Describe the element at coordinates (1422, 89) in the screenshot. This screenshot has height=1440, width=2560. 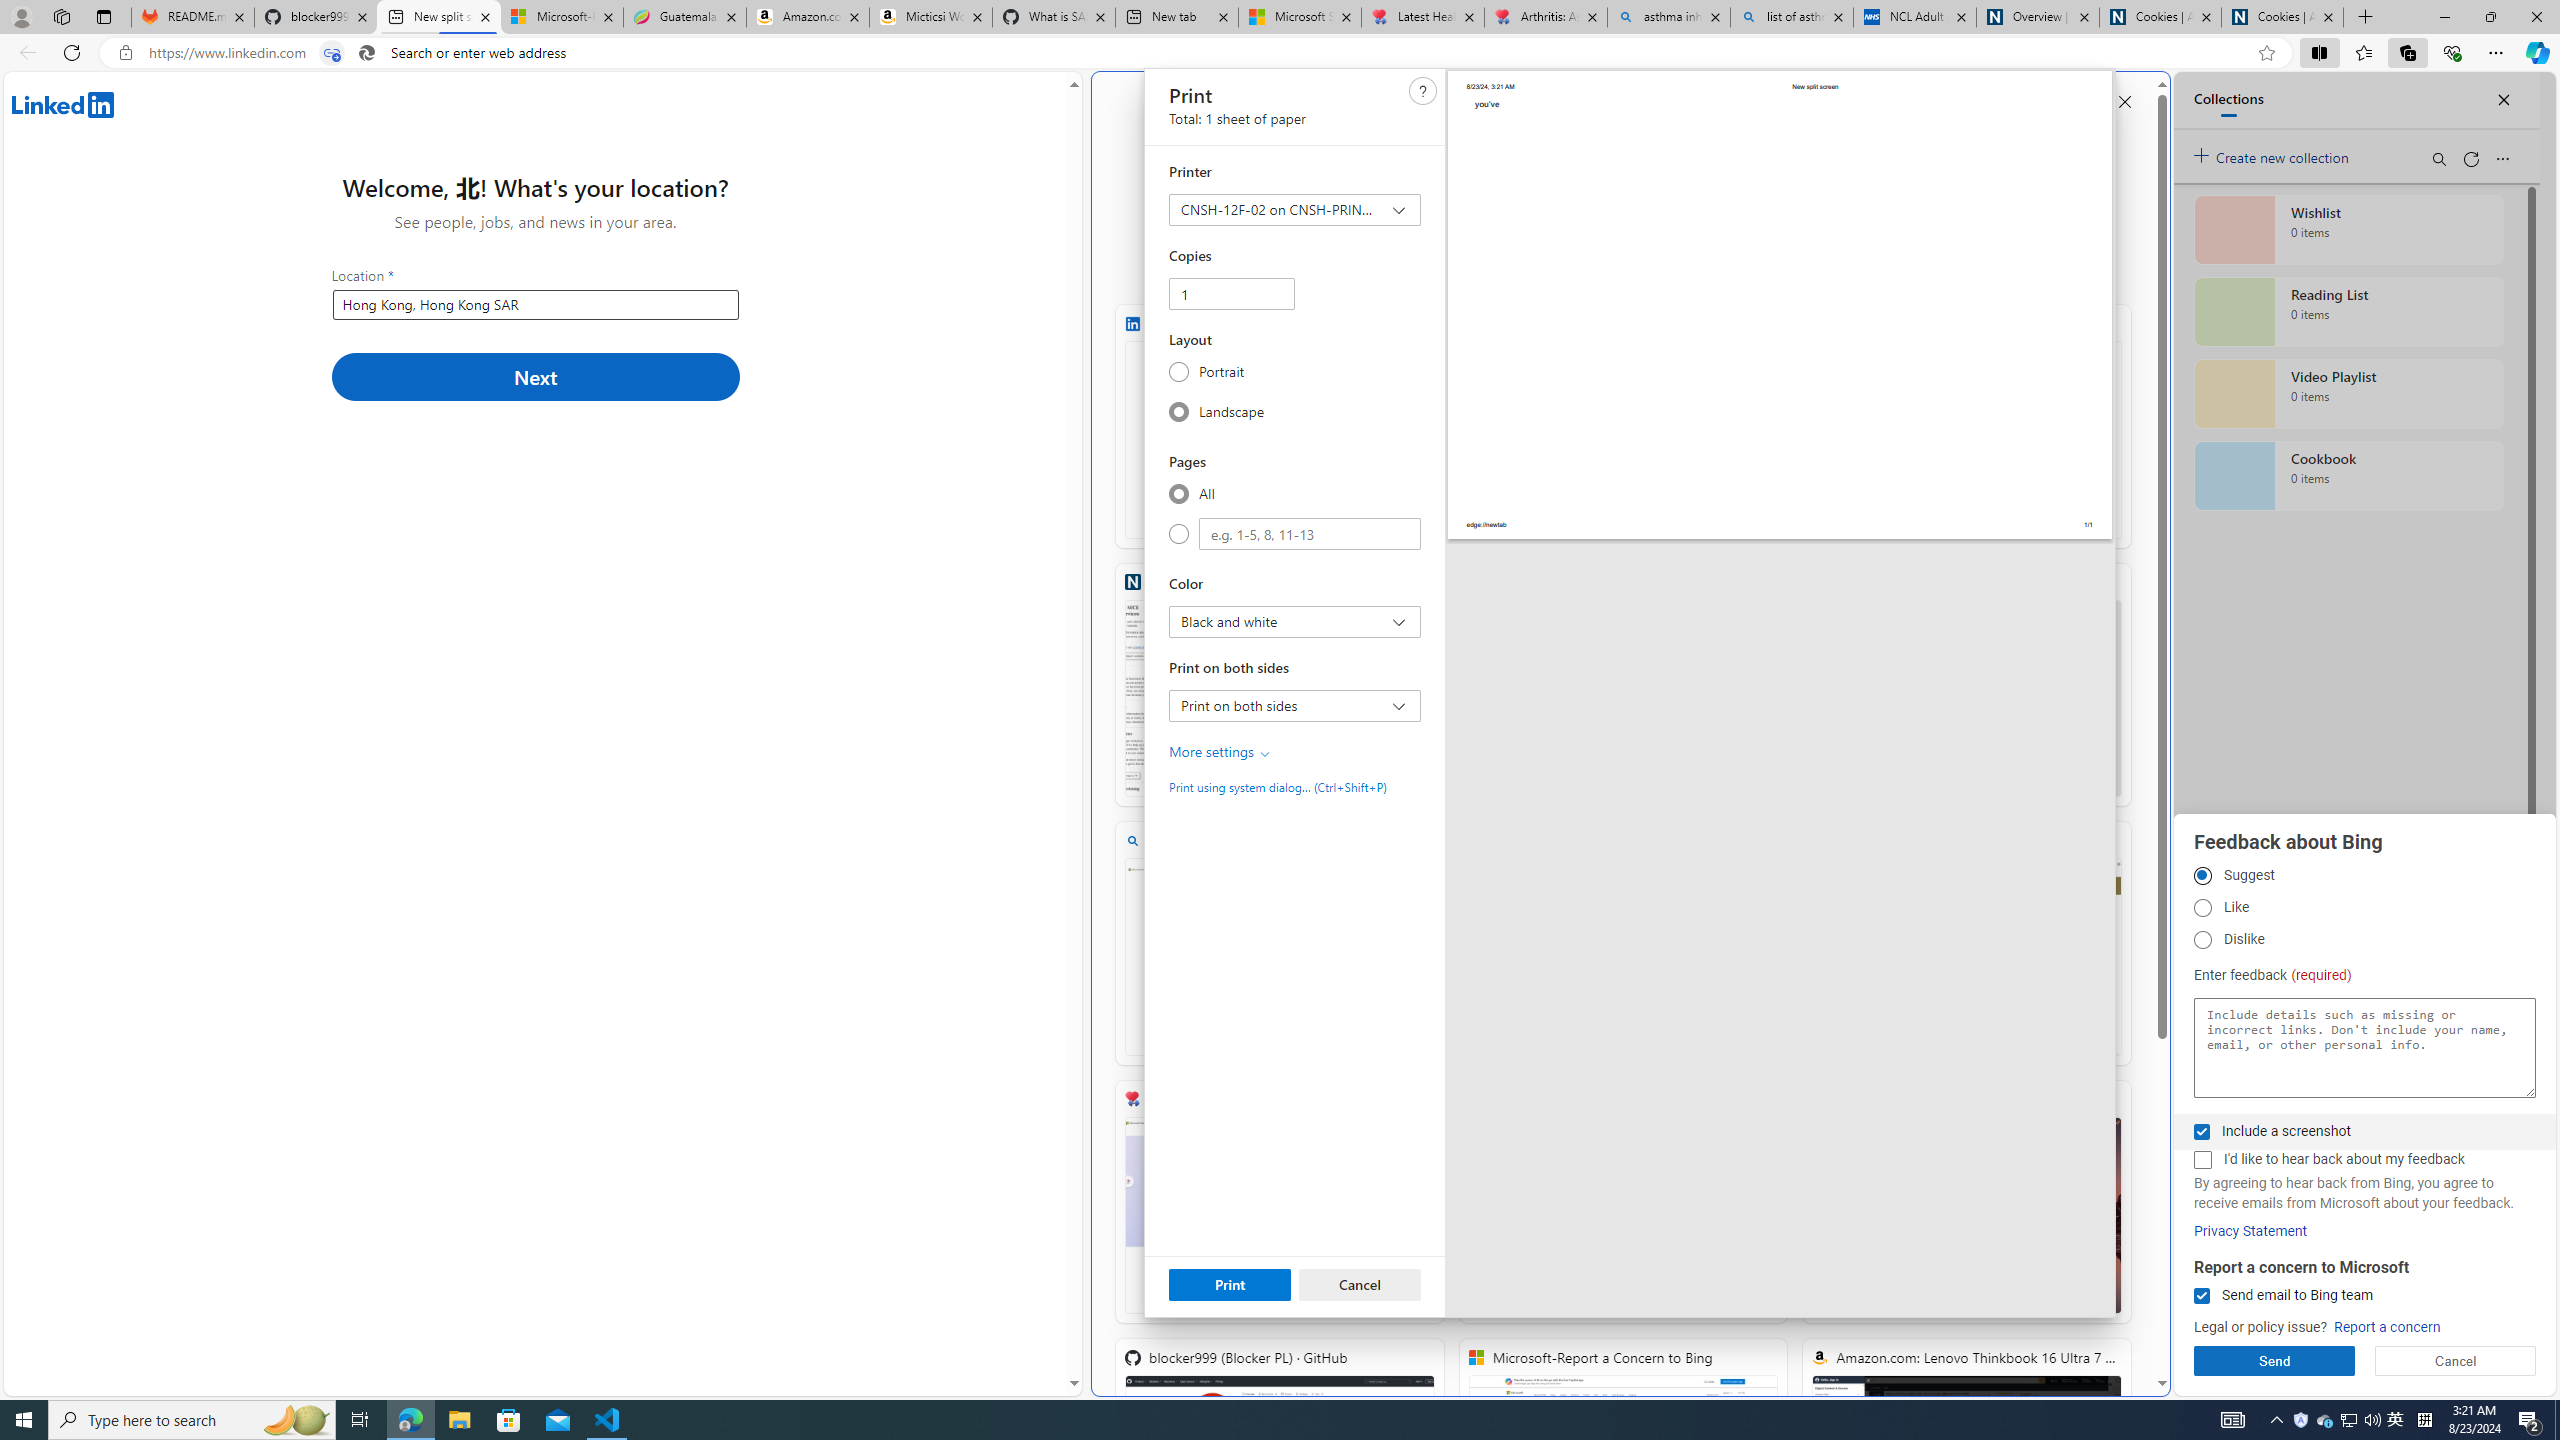
I see `'Need help'` at that location.